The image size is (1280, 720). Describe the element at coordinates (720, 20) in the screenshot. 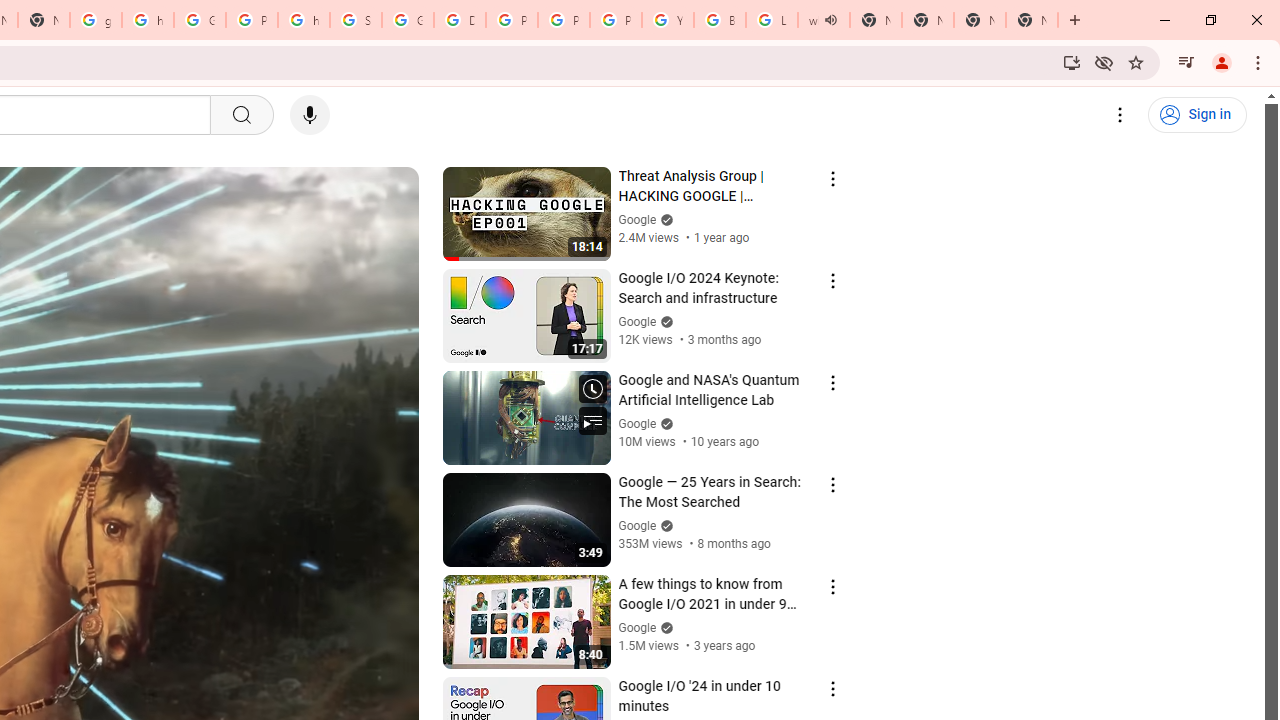

I see `'Browse Chrome as a guest - Computer - Google Chrome Help'` at that location.